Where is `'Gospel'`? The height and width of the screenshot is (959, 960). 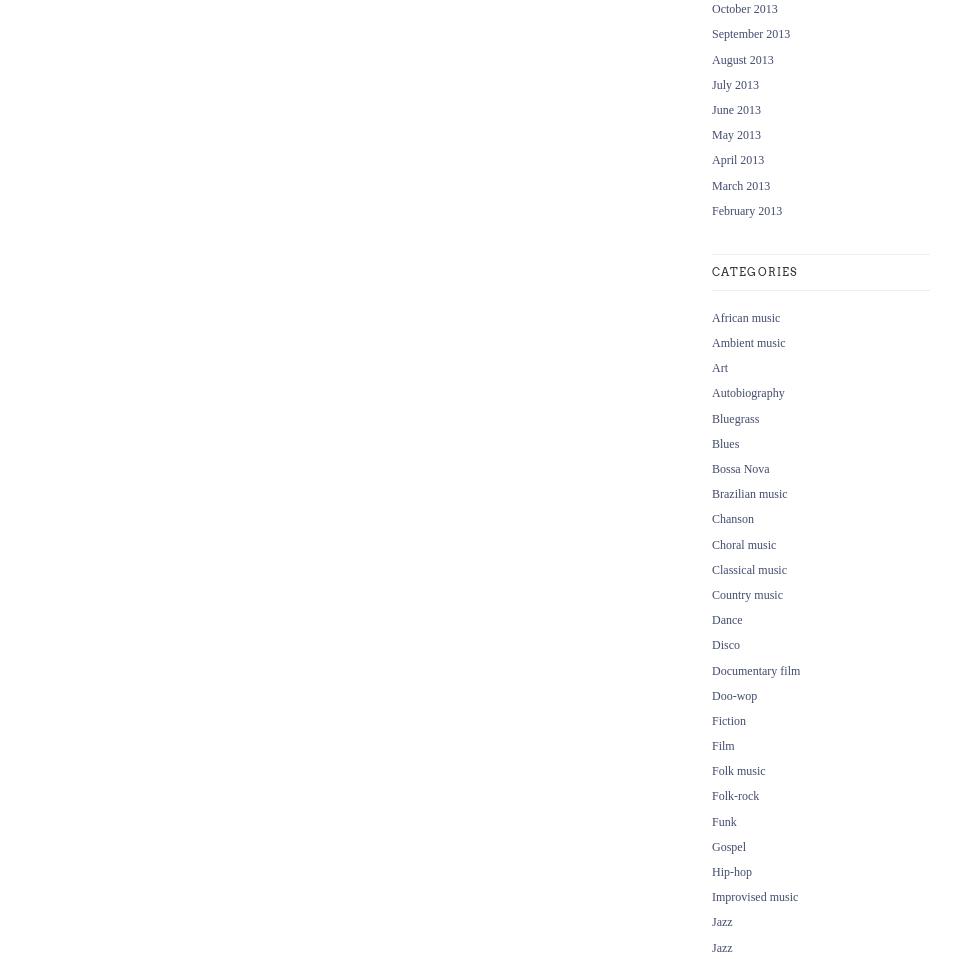
'Gospel' is located at coordinates (728, 845).